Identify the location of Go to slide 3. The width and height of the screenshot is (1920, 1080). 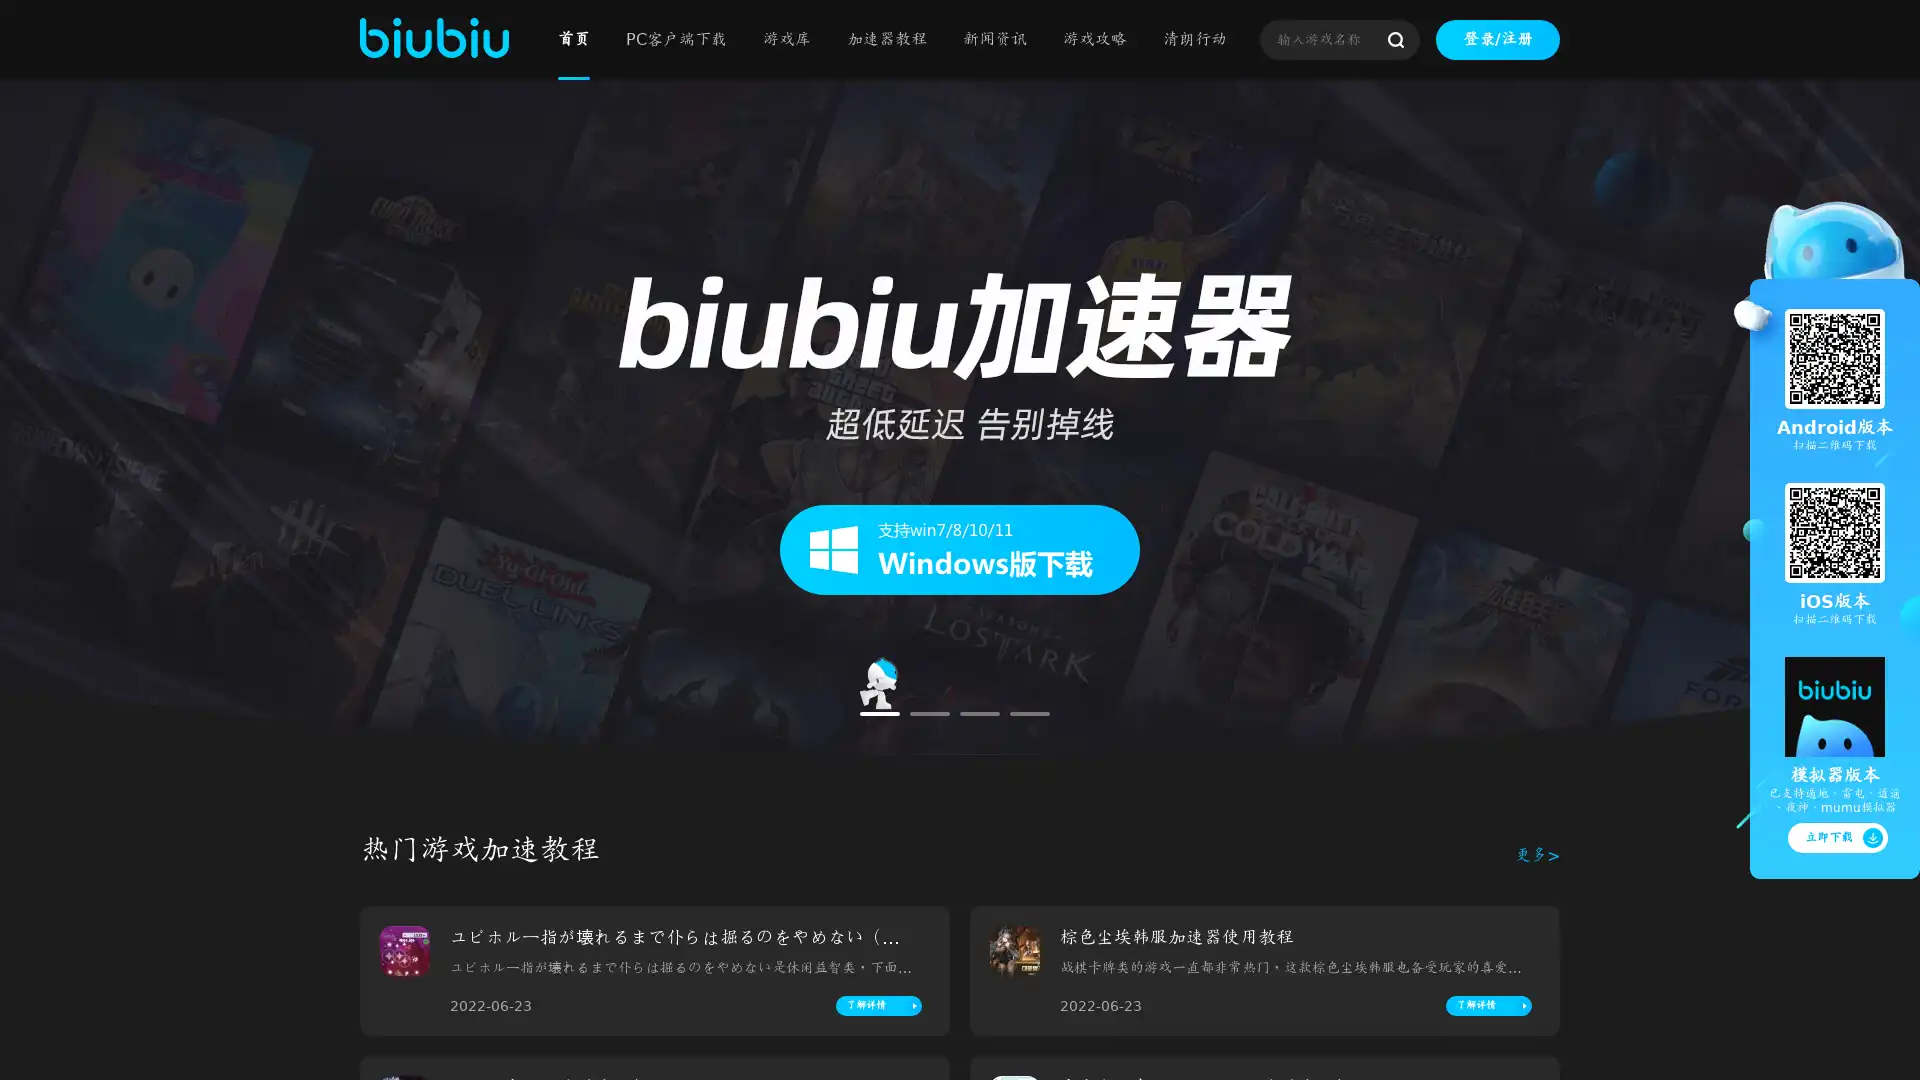
(979, 681).